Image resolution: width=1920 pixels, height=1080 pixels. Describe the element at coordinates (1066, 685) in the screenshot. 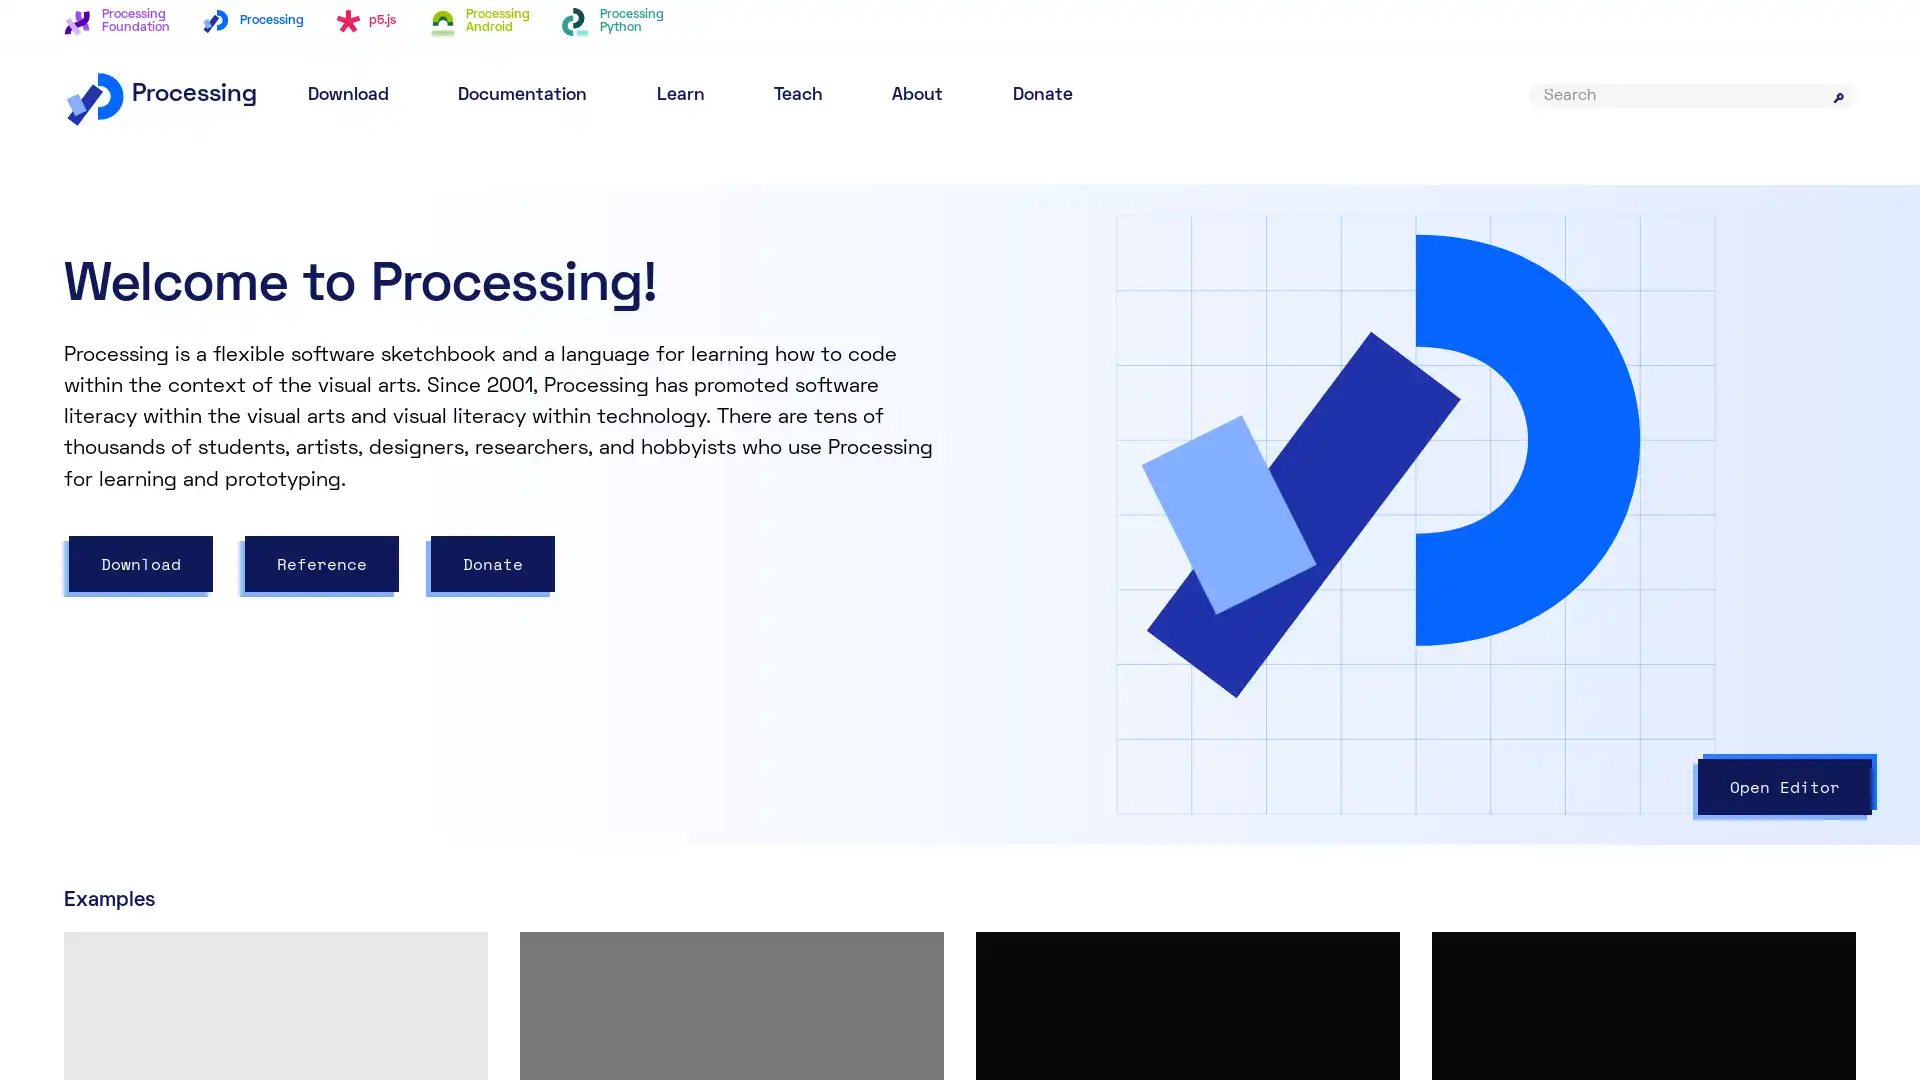

I see `change position` at that location.